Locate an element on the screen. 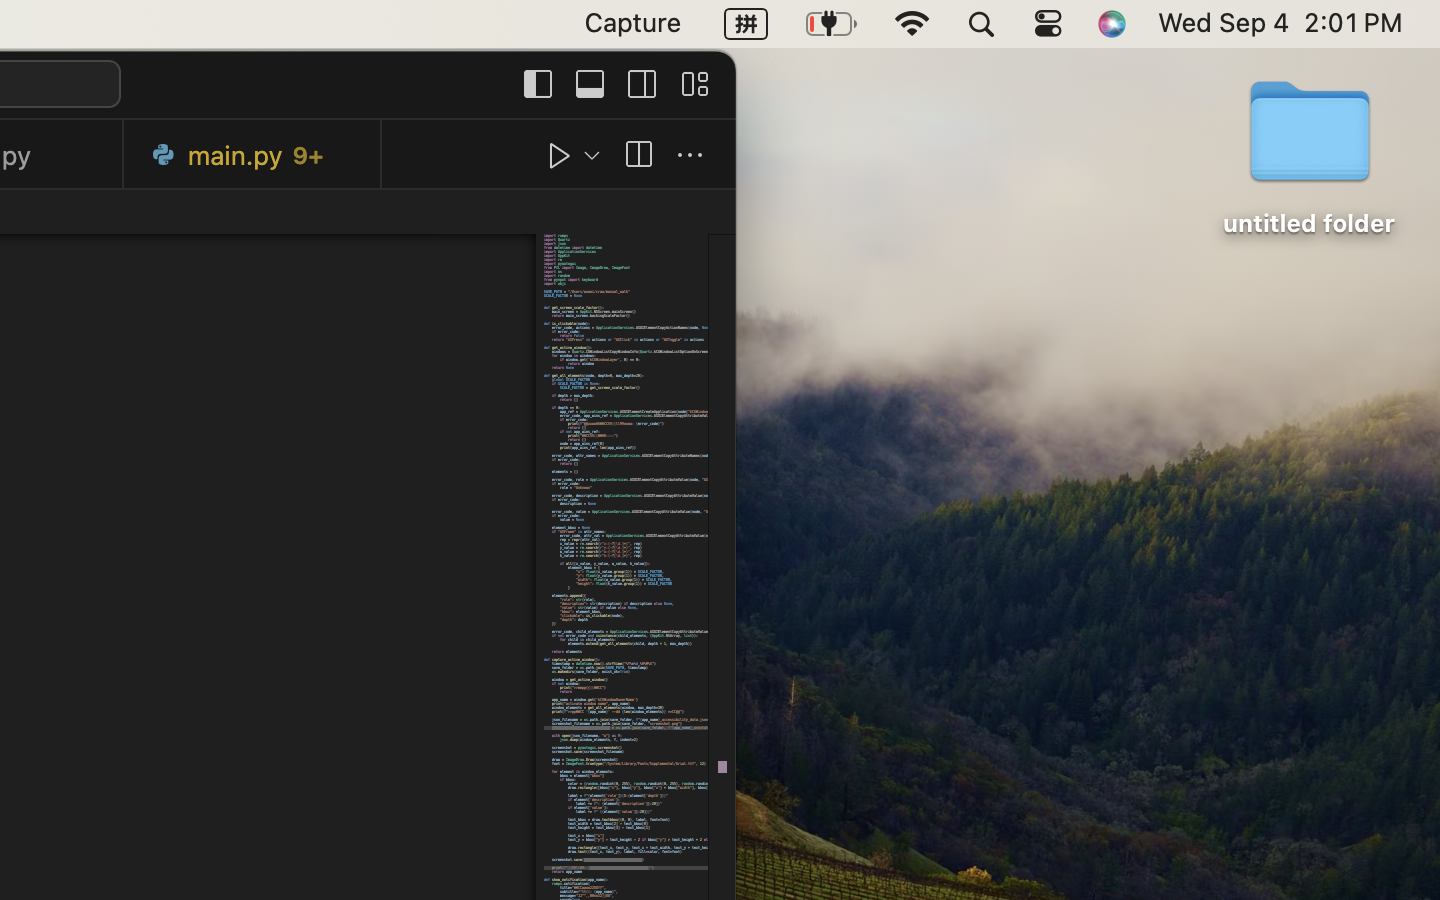 This screenshot has height=900, width=1440. '' is located at coordinates (536, 82).